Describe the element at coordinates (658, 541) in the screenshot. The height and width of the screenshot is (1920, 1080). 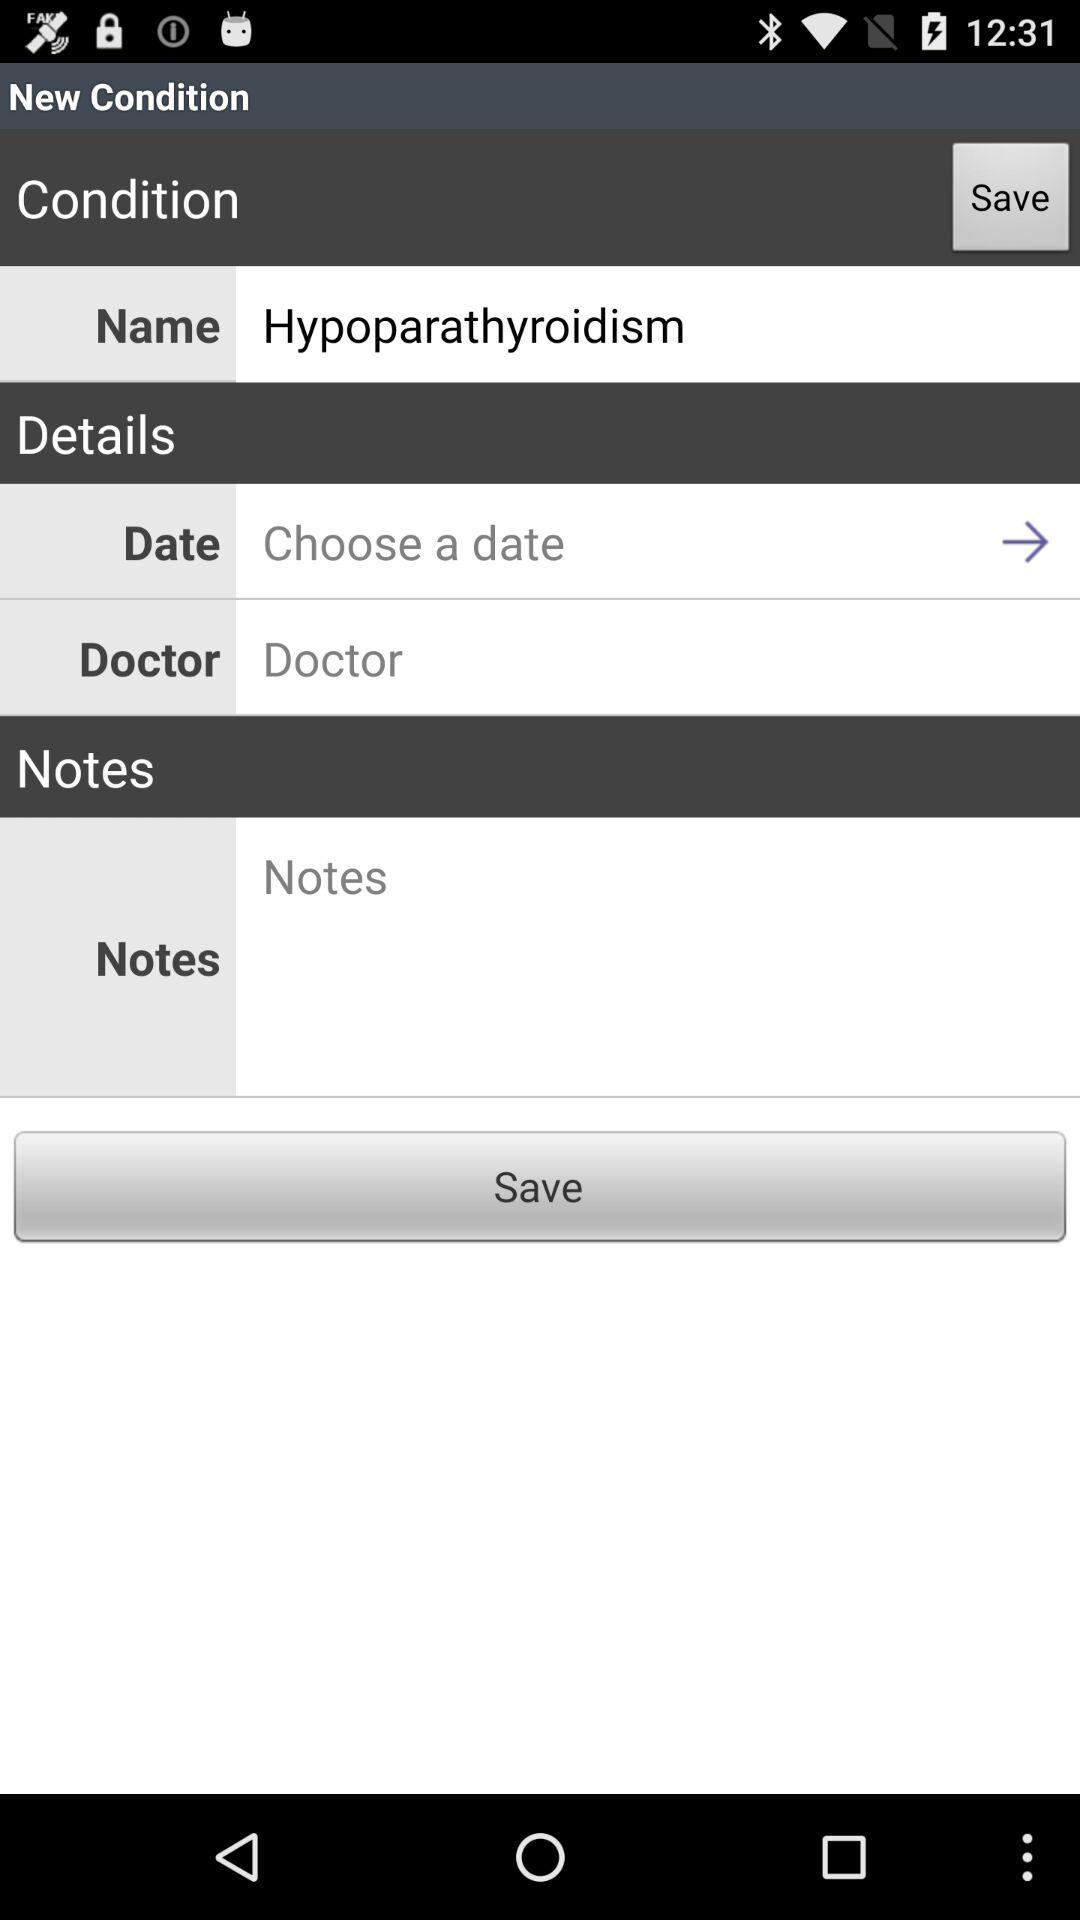
I see `app next to date` at that location.